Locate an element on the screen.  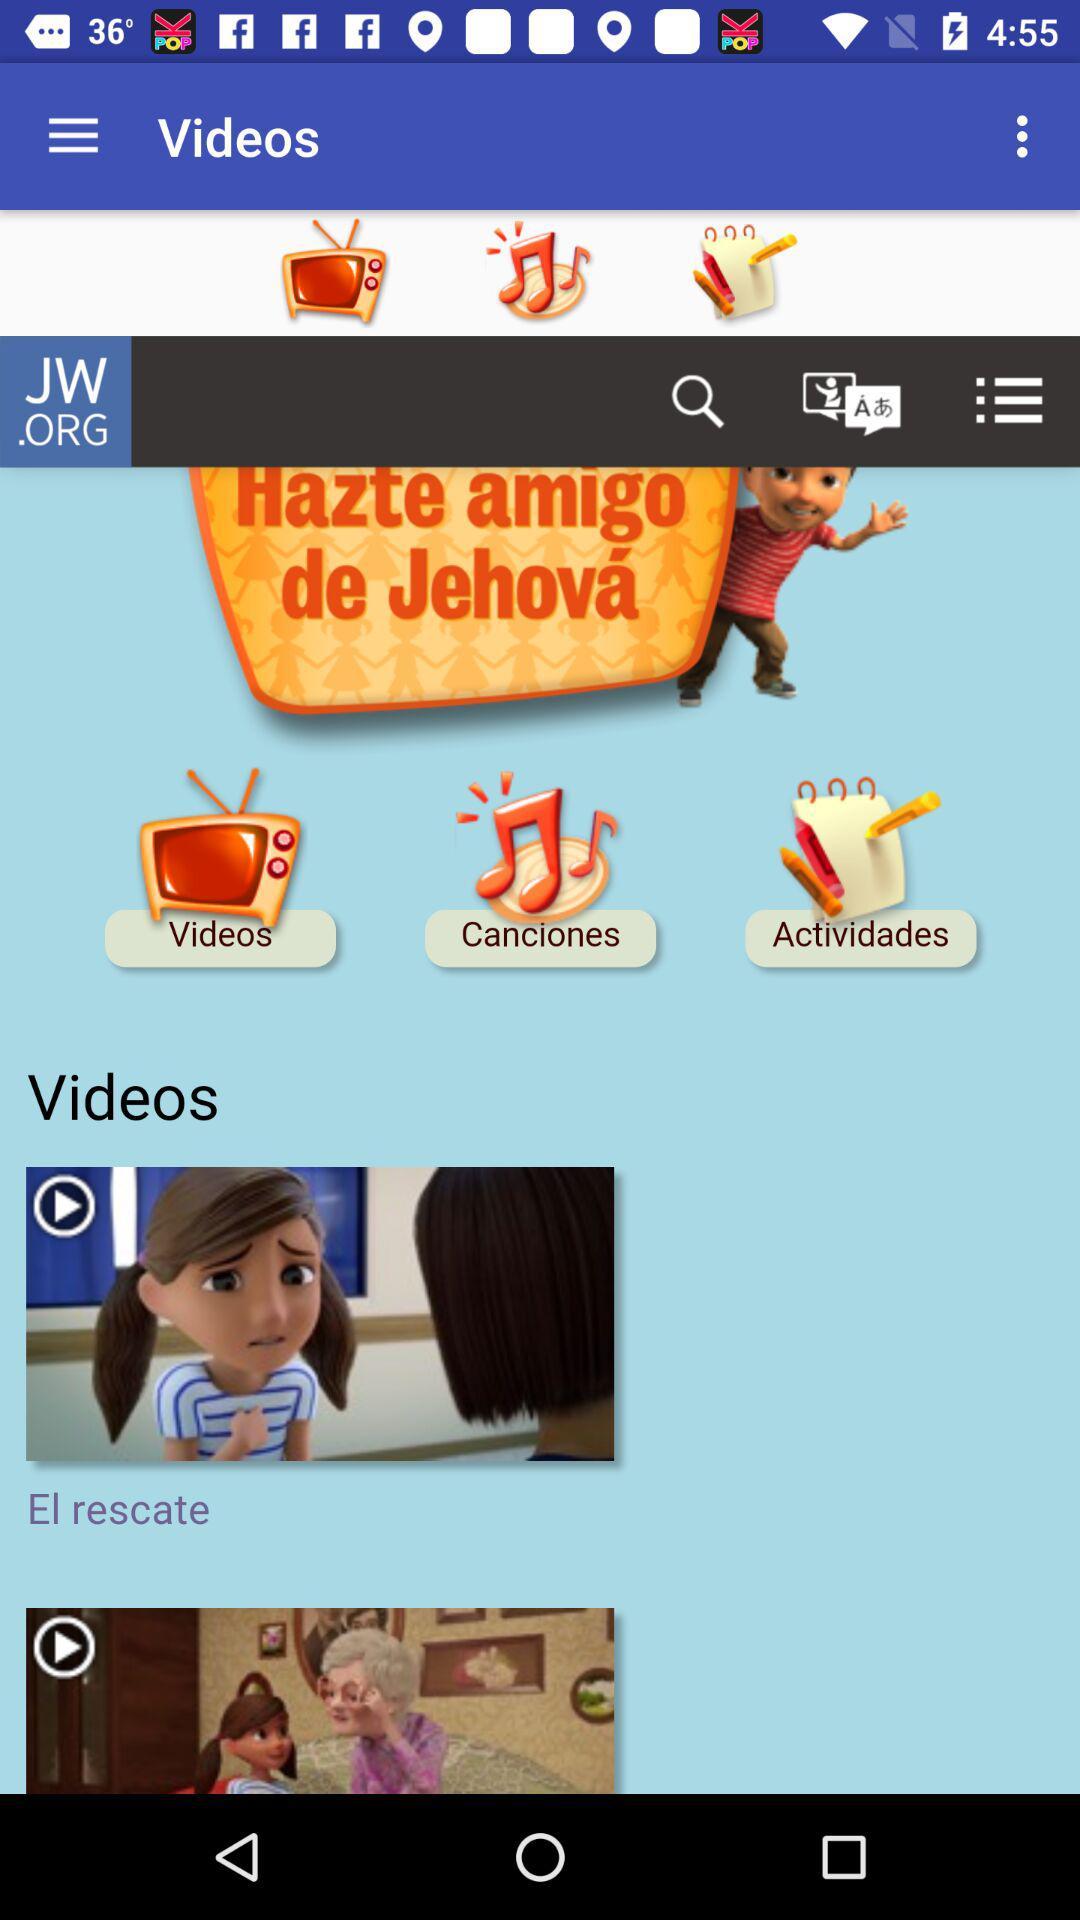
opens a music tab is located at coordinates (579, 272).